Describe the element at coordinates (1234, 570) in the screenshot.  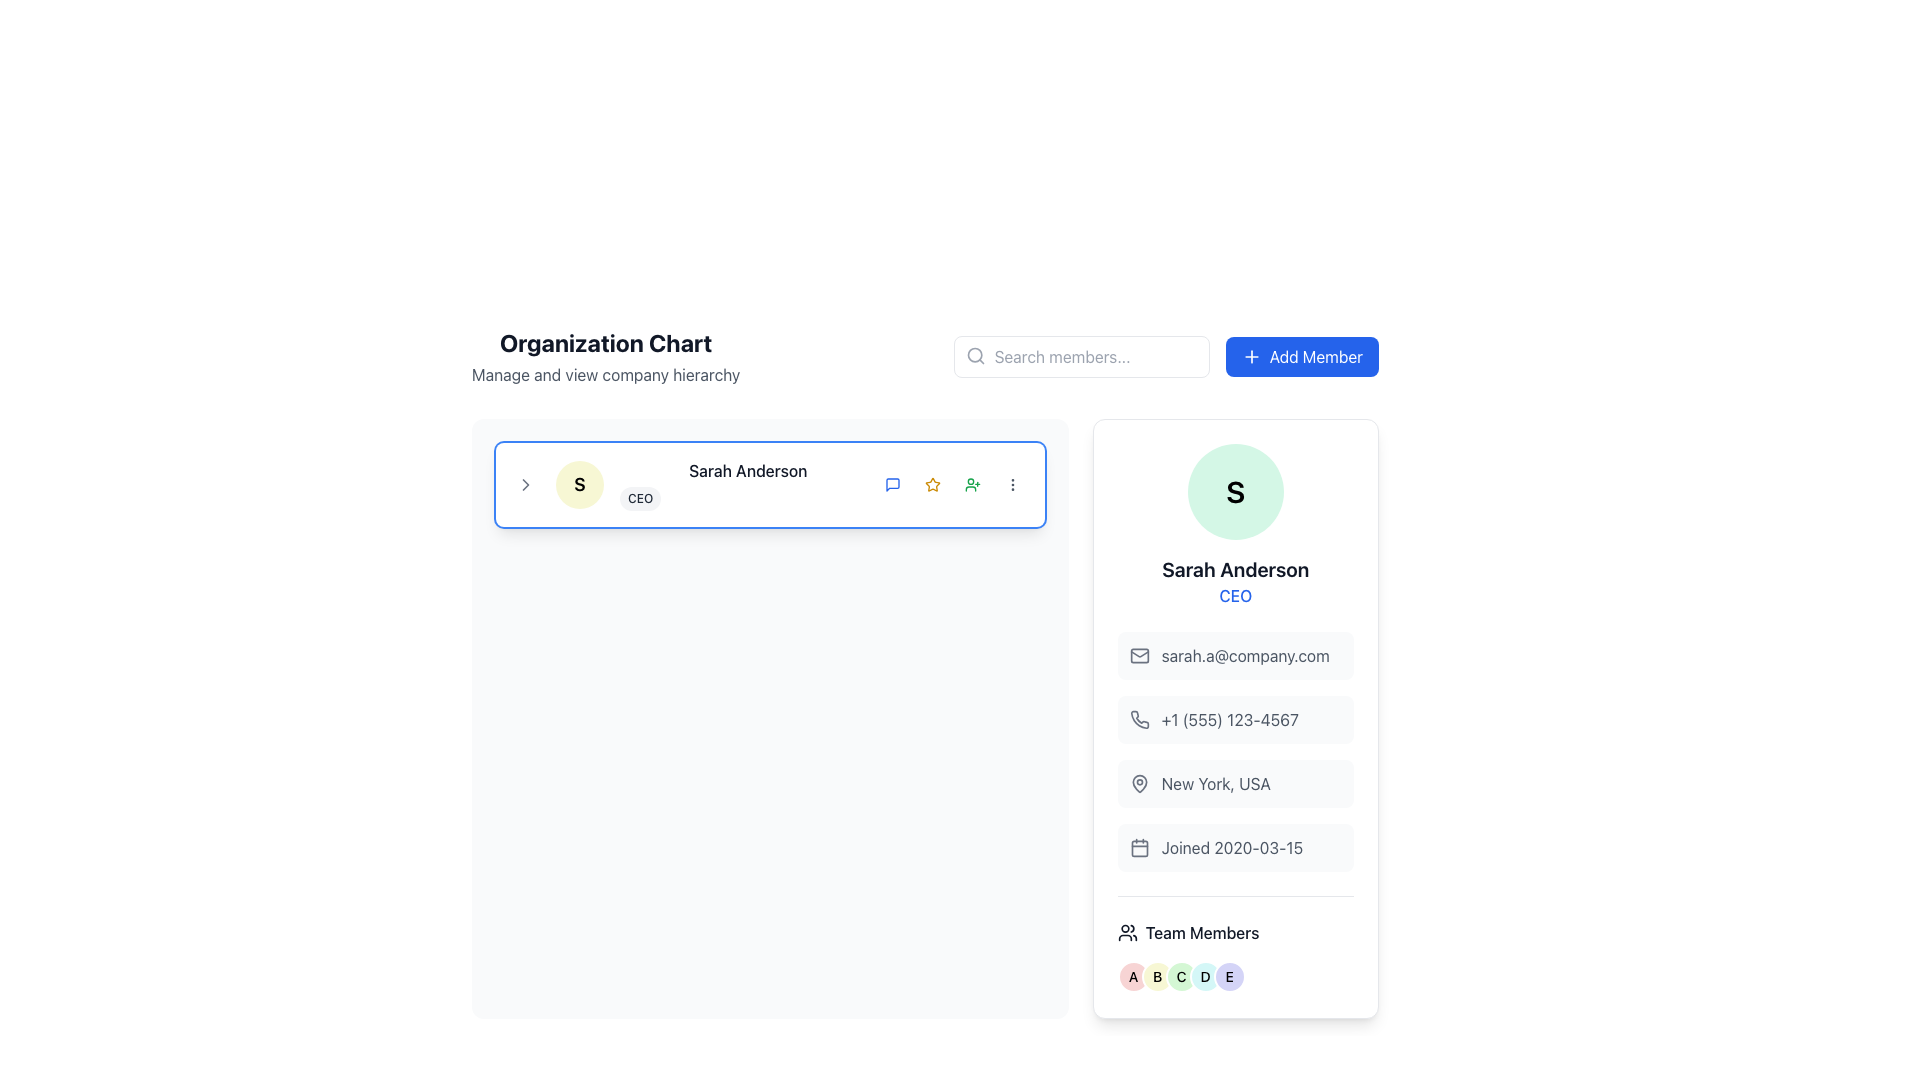
I see `the text label displaying the user's name, which is` at that location.